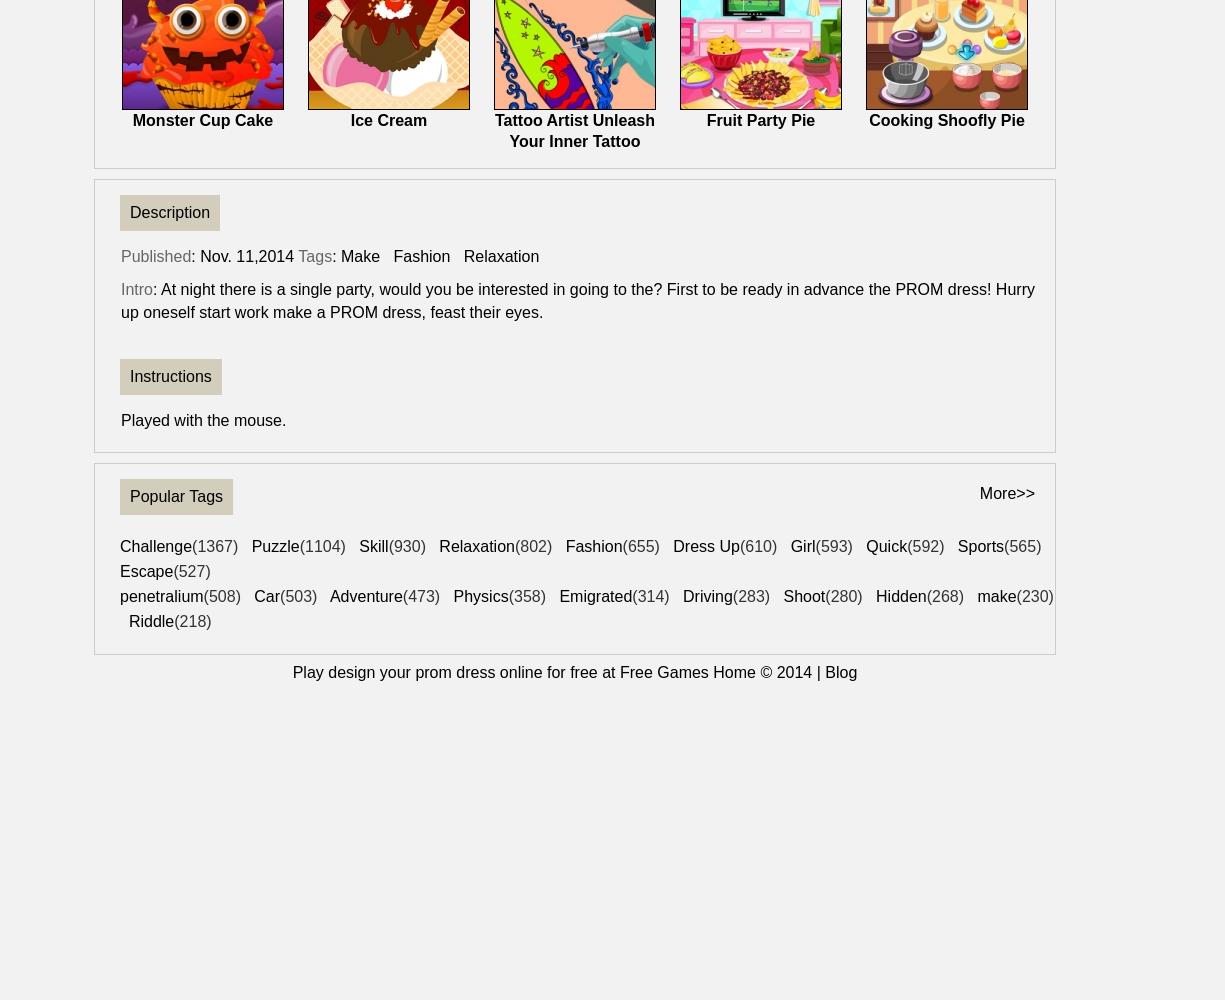  I want to click on 'Description', so click(169, 211).